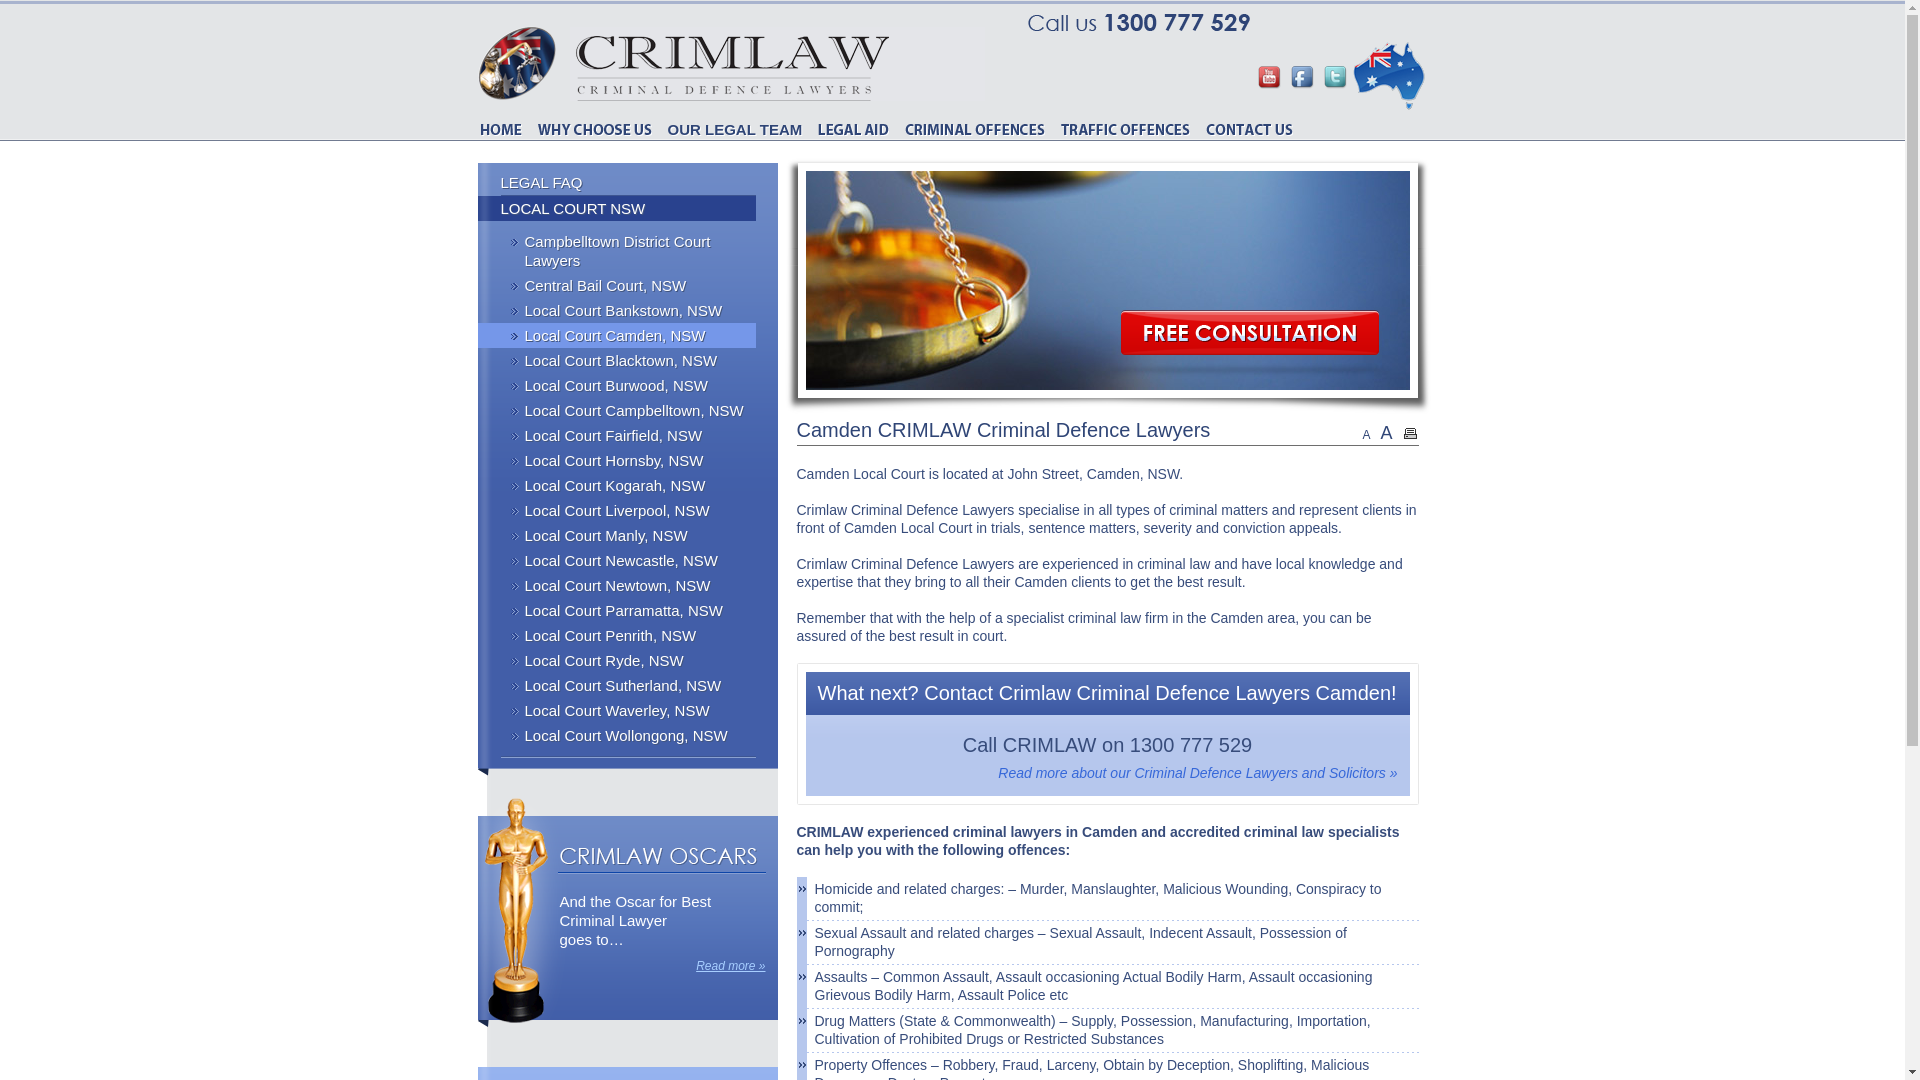 The width and height of the screenshot is (1920, 1080). What do you see at coordinates (616, 385) in the screenshot?
I see `'Local Court Burwood, NSW'` at bounding box center [616, 385].